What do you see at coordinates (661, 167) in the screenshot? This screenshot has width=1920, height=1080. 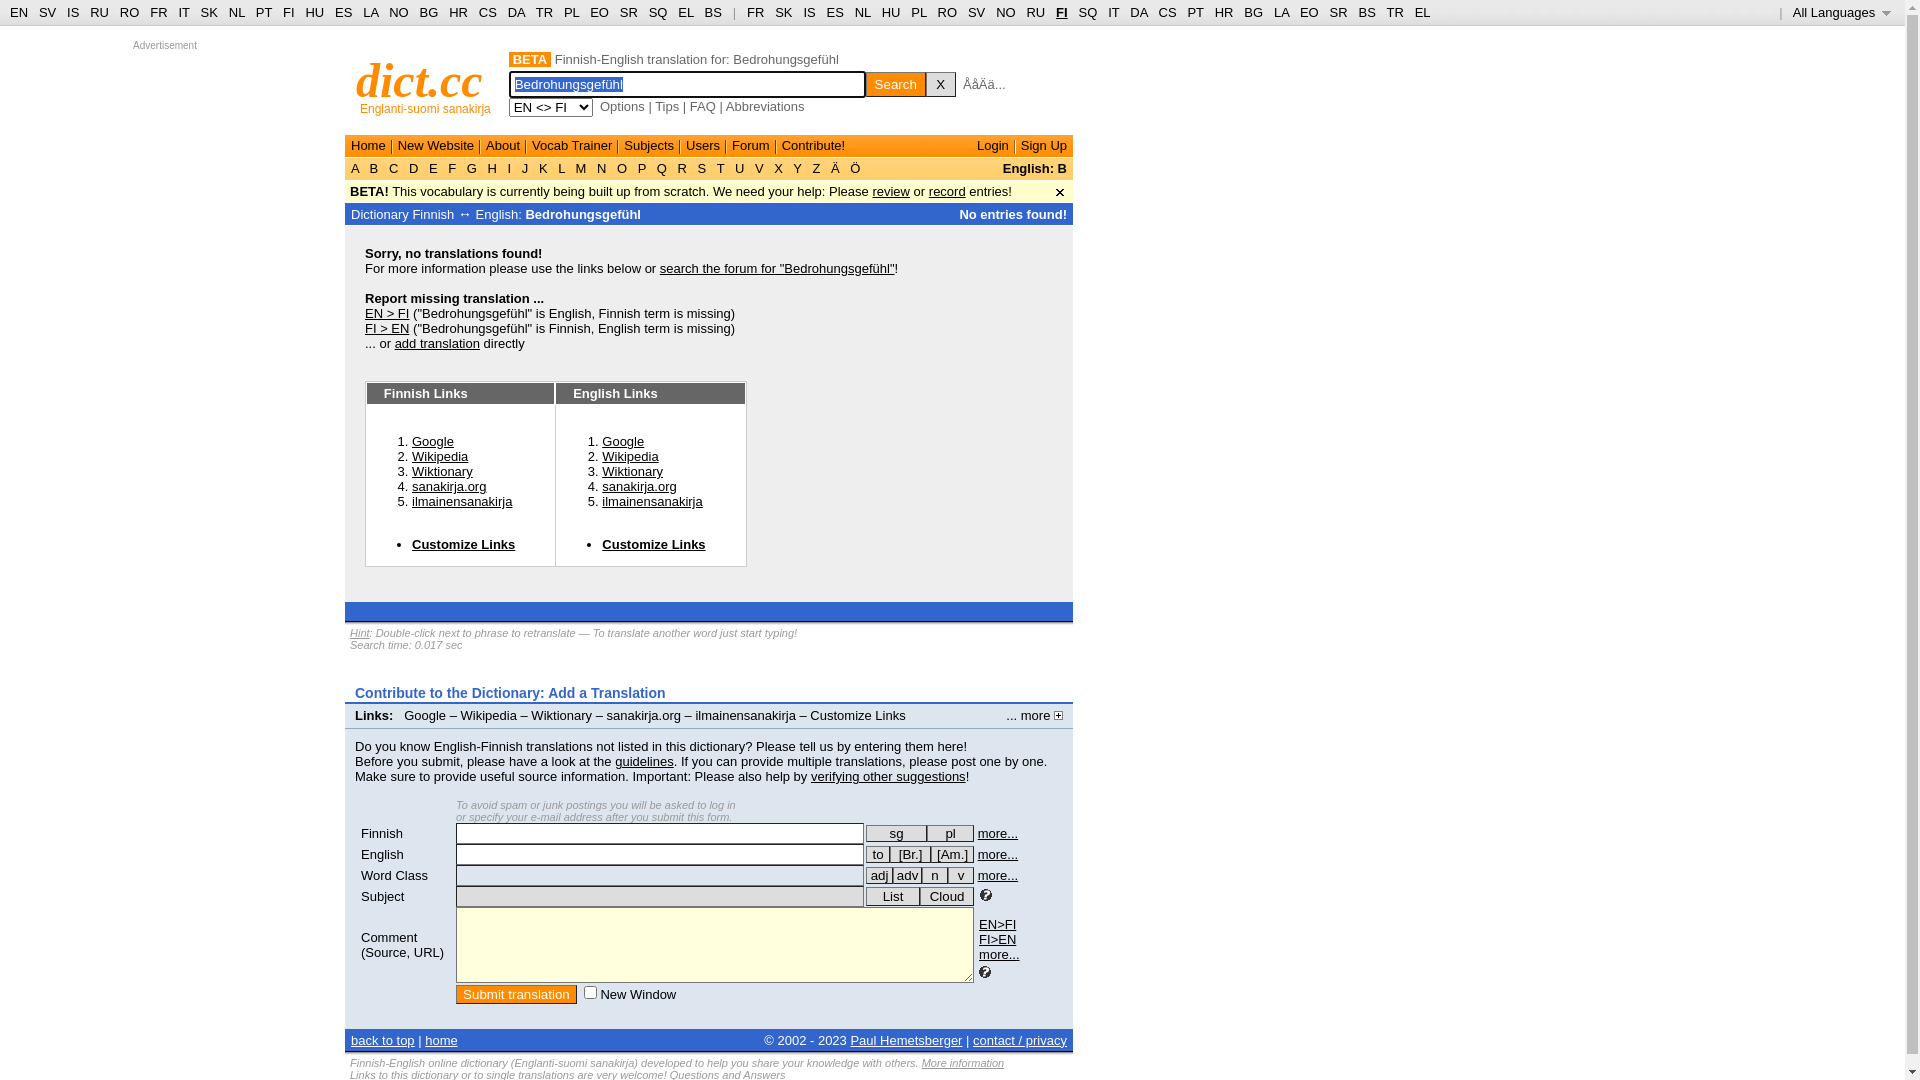 I see `'Q'` at bounding box center [661, 167].